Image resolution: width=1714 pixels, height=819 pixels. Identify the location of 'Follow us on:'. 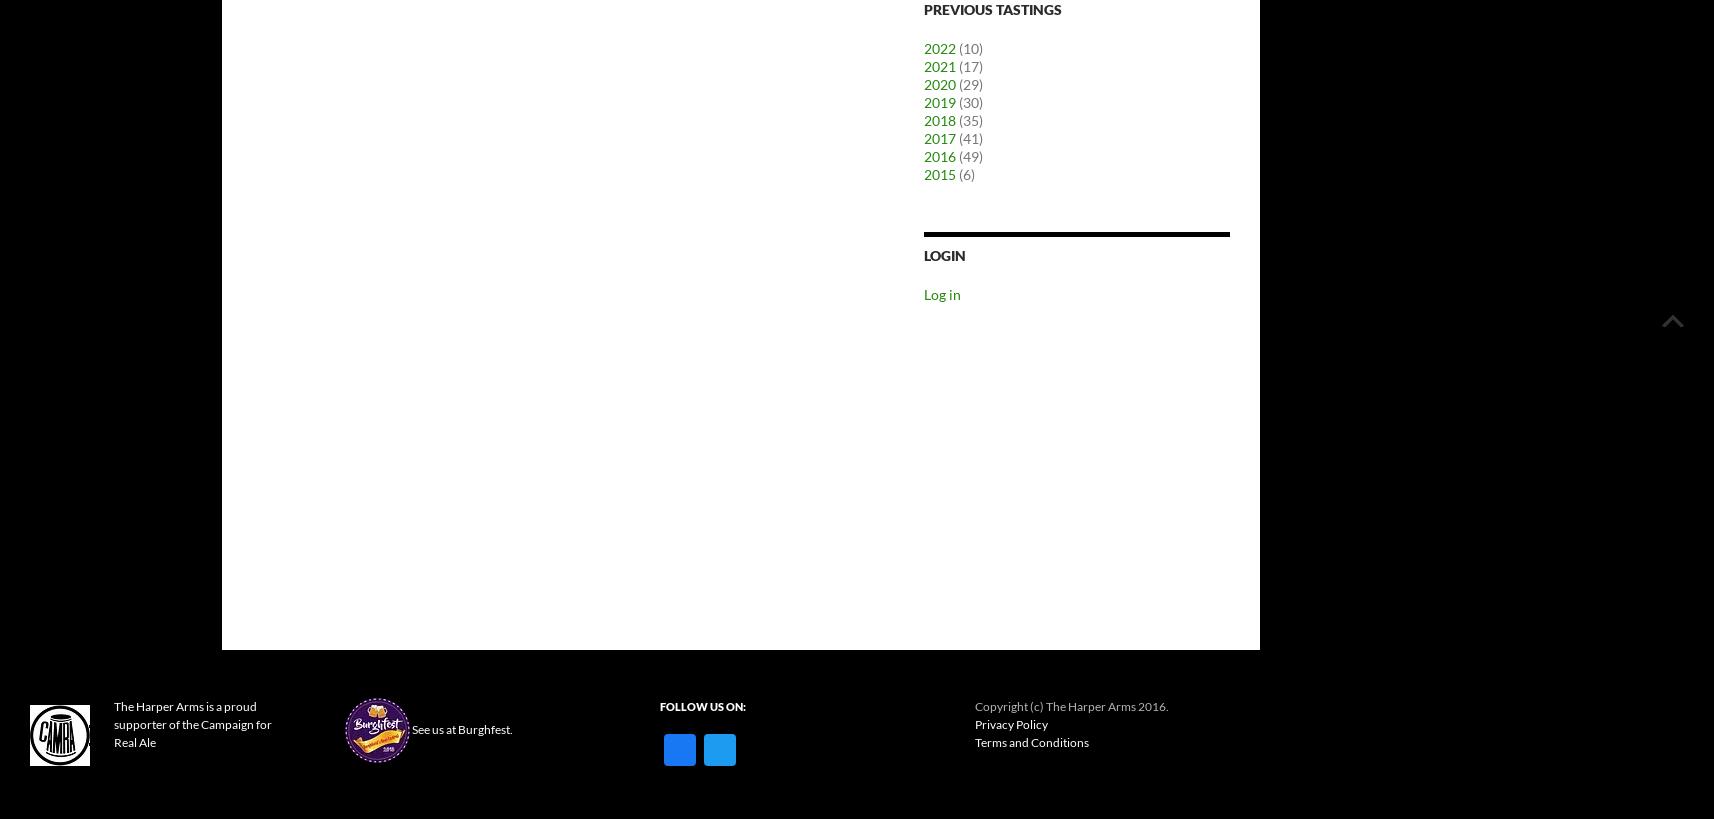
(702, 705).